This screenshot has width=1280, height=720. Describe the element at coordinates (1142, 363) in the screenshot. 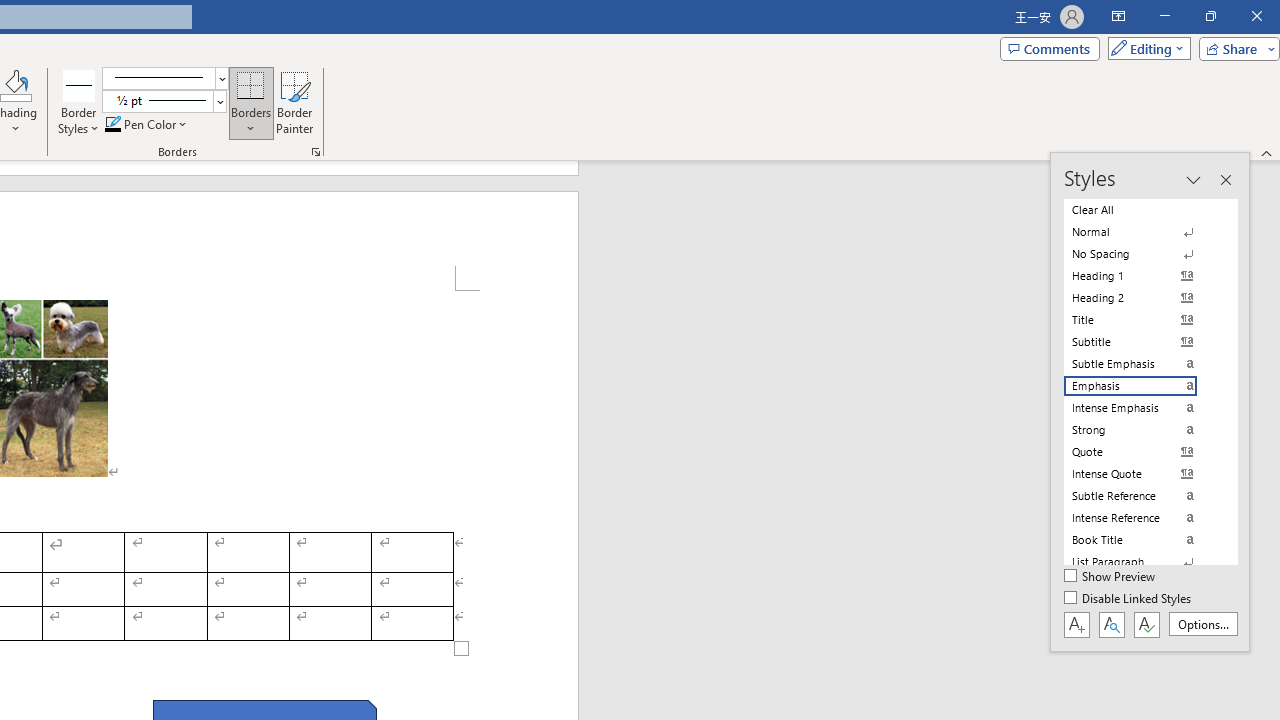

I see `'Subtle Emphasis'` at that location.